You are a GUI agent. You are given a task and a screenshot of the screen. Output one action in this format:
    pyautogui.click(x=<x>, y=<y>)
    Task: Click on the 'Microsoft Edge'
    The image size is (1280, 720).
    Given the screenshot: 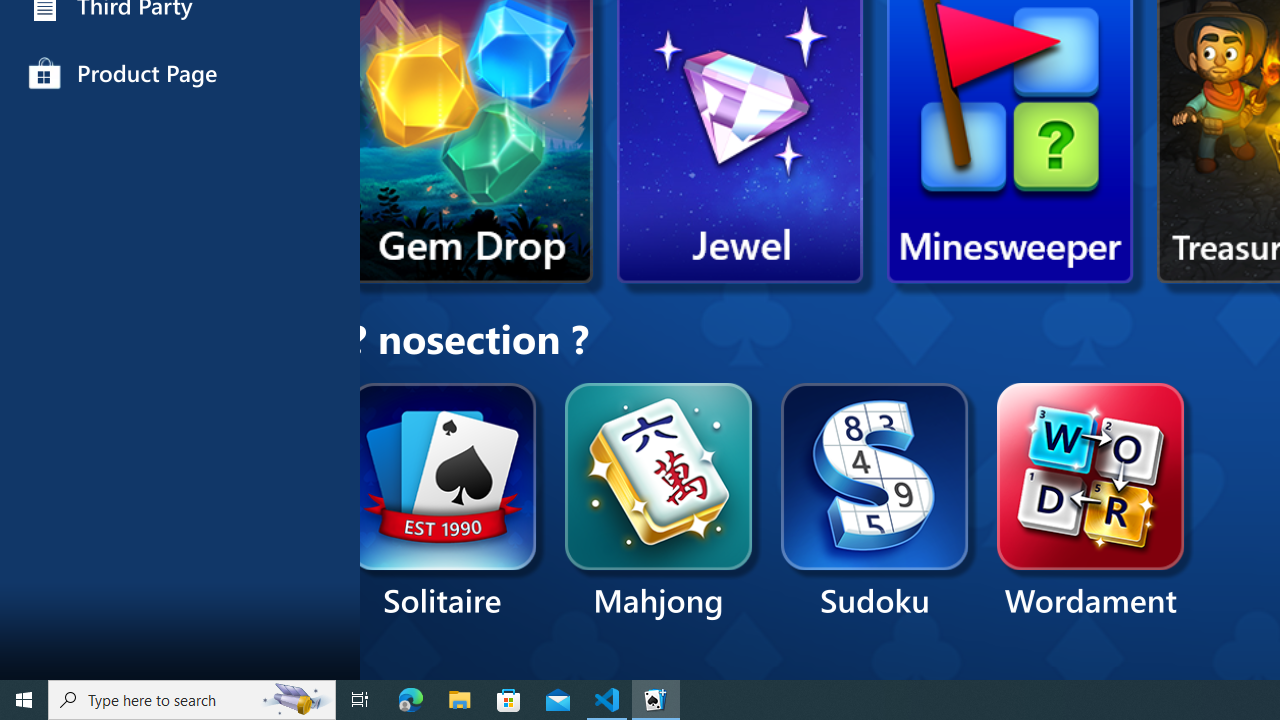 What is the action you would take?
    pyautogui.click(x=410, y=698)
    